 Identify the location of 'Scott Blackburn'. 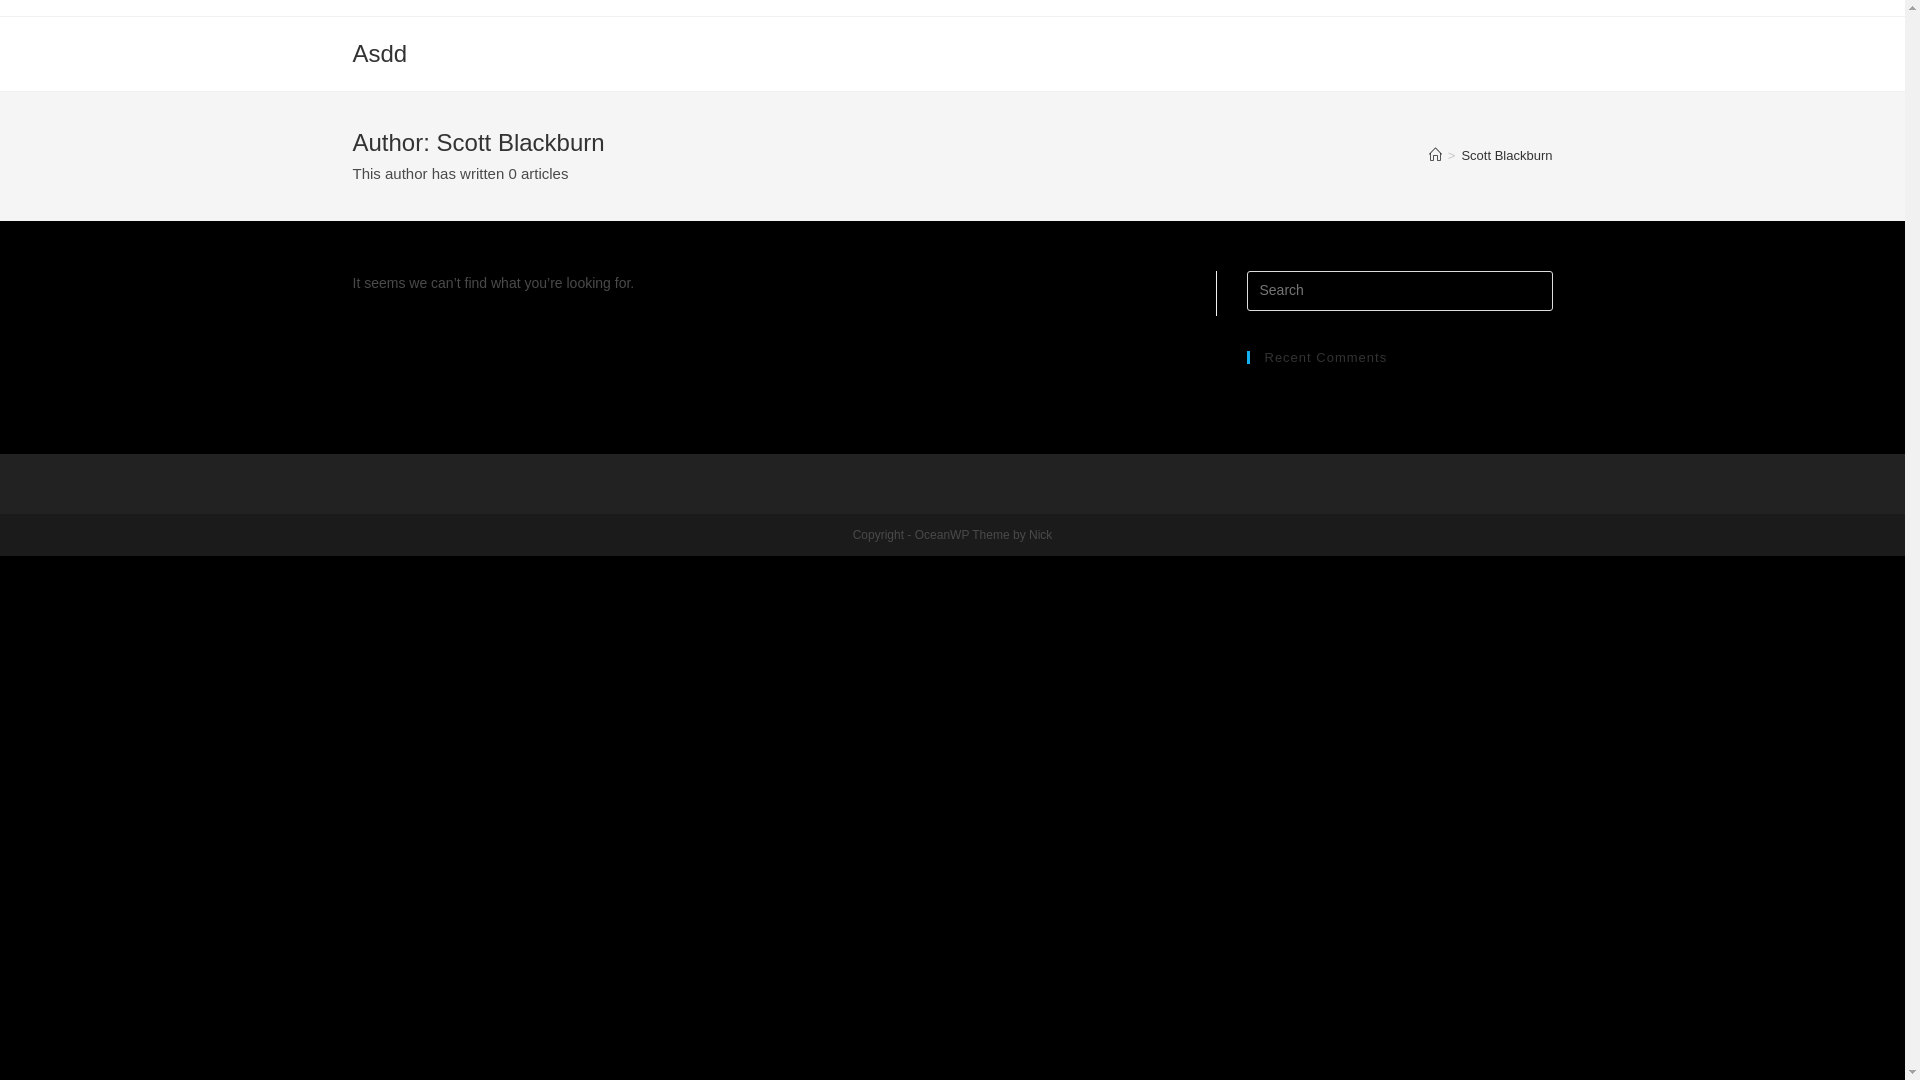
(1506, 154).